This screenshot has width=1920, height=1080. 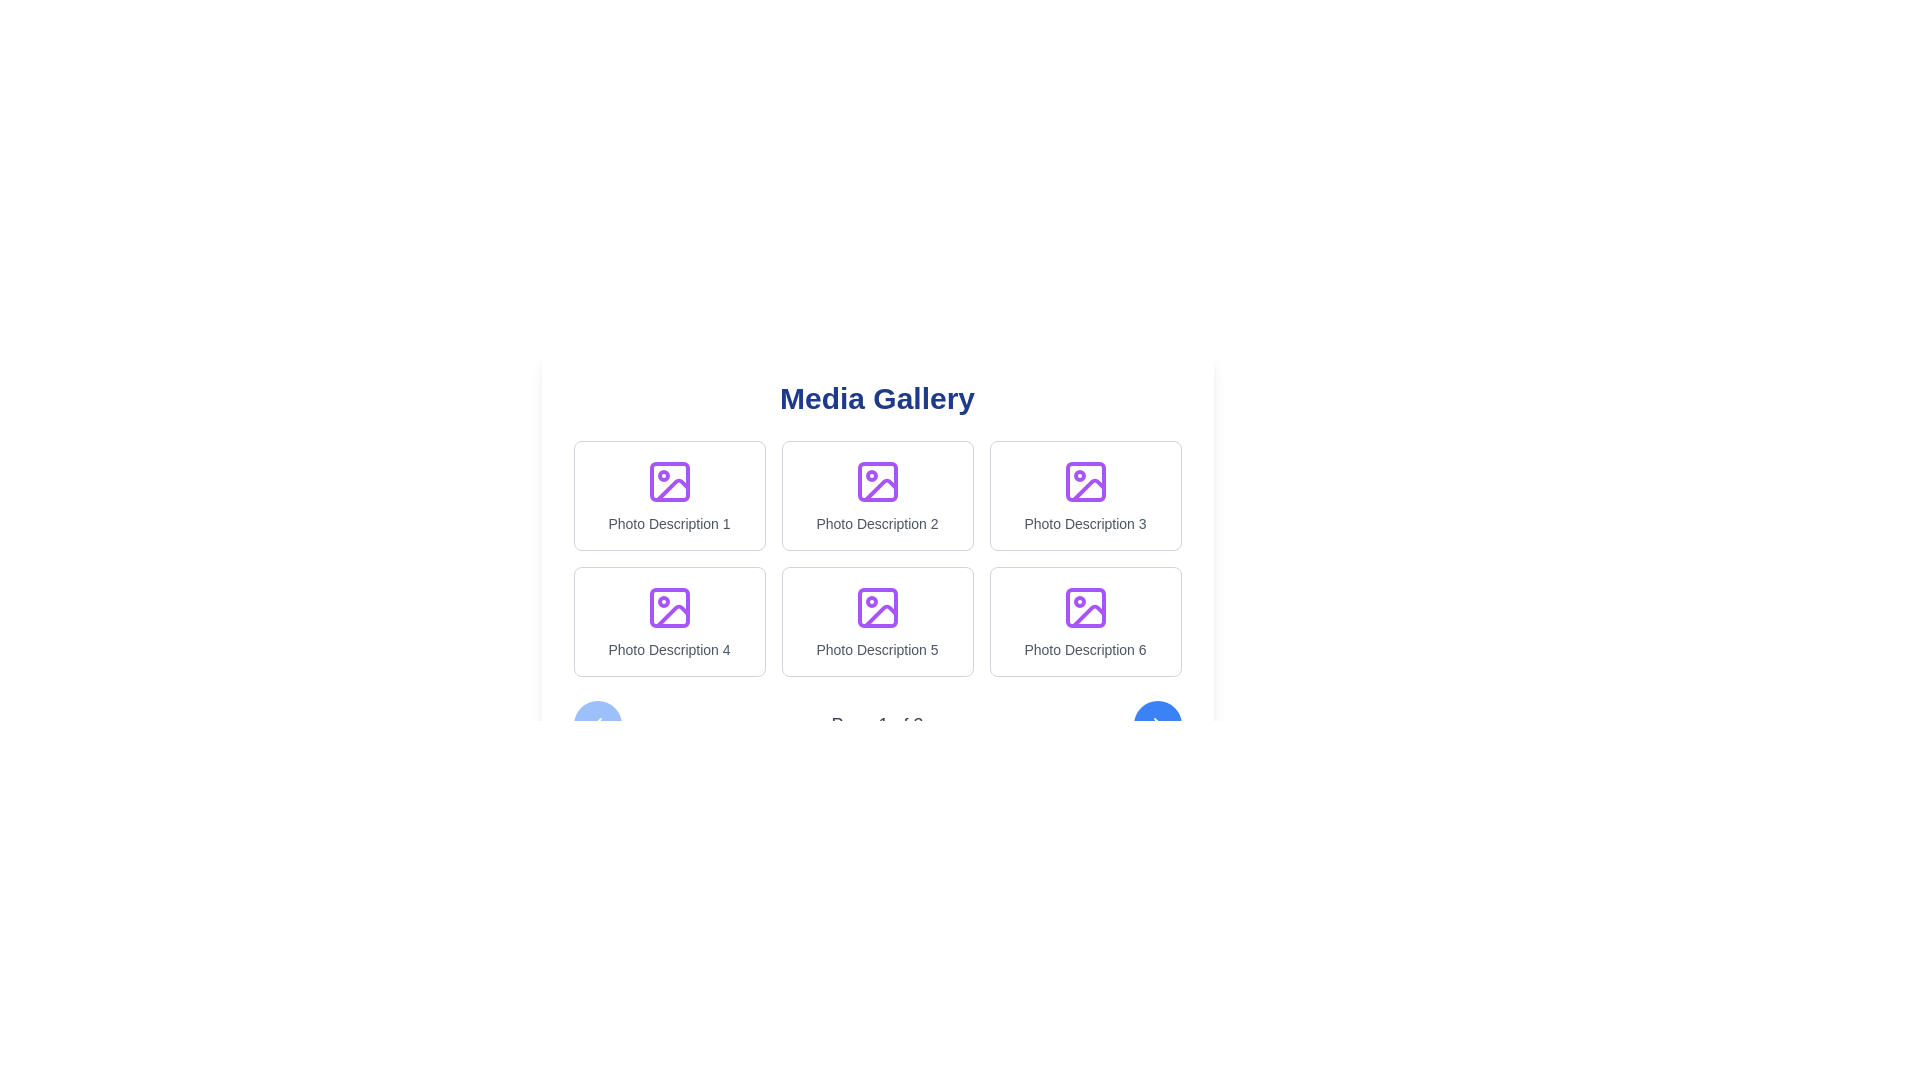 I want to click on the non-interactive vector graphic indicating 'Photo Description 1' in the 'Media Gallery' grid, so click(x=672, y=490).